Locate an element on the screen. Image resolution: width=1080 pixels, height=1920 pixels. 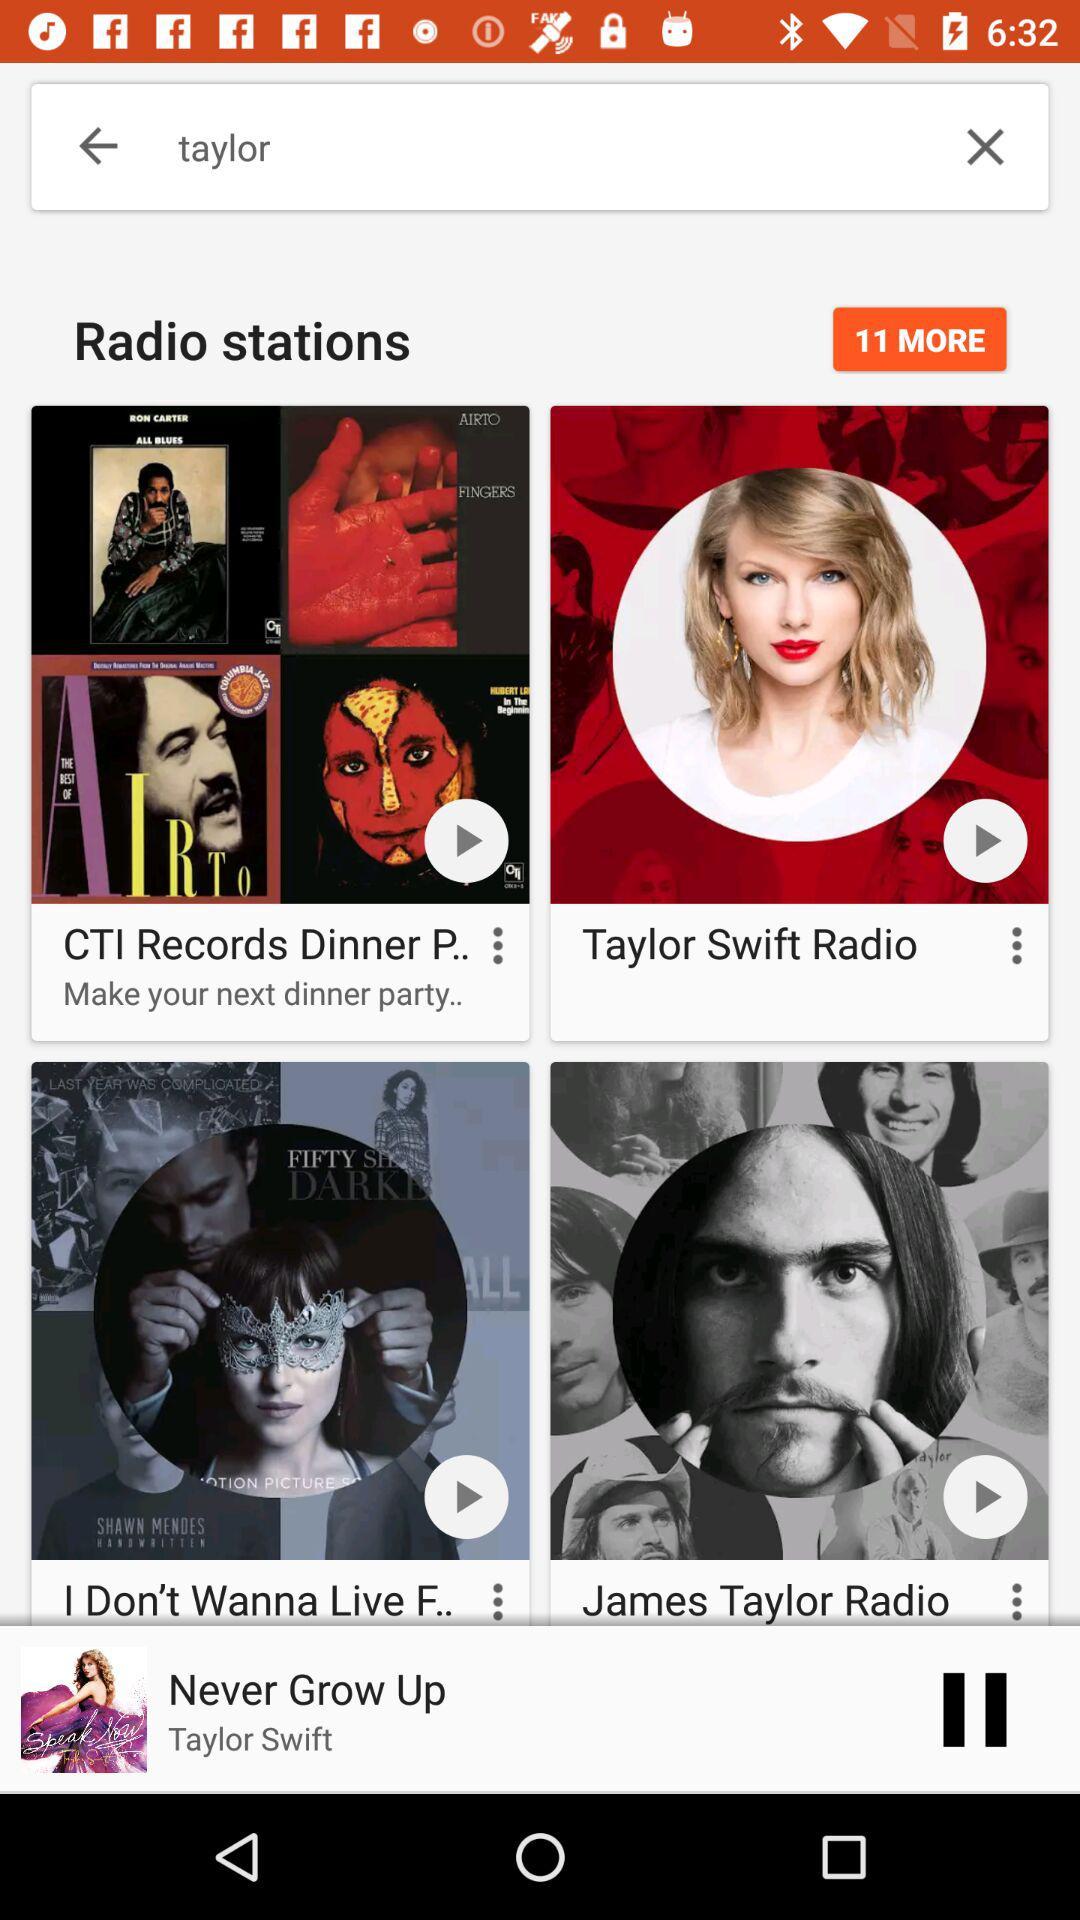
the play icon above taylor swift radio is located at coordinates (985, 840).